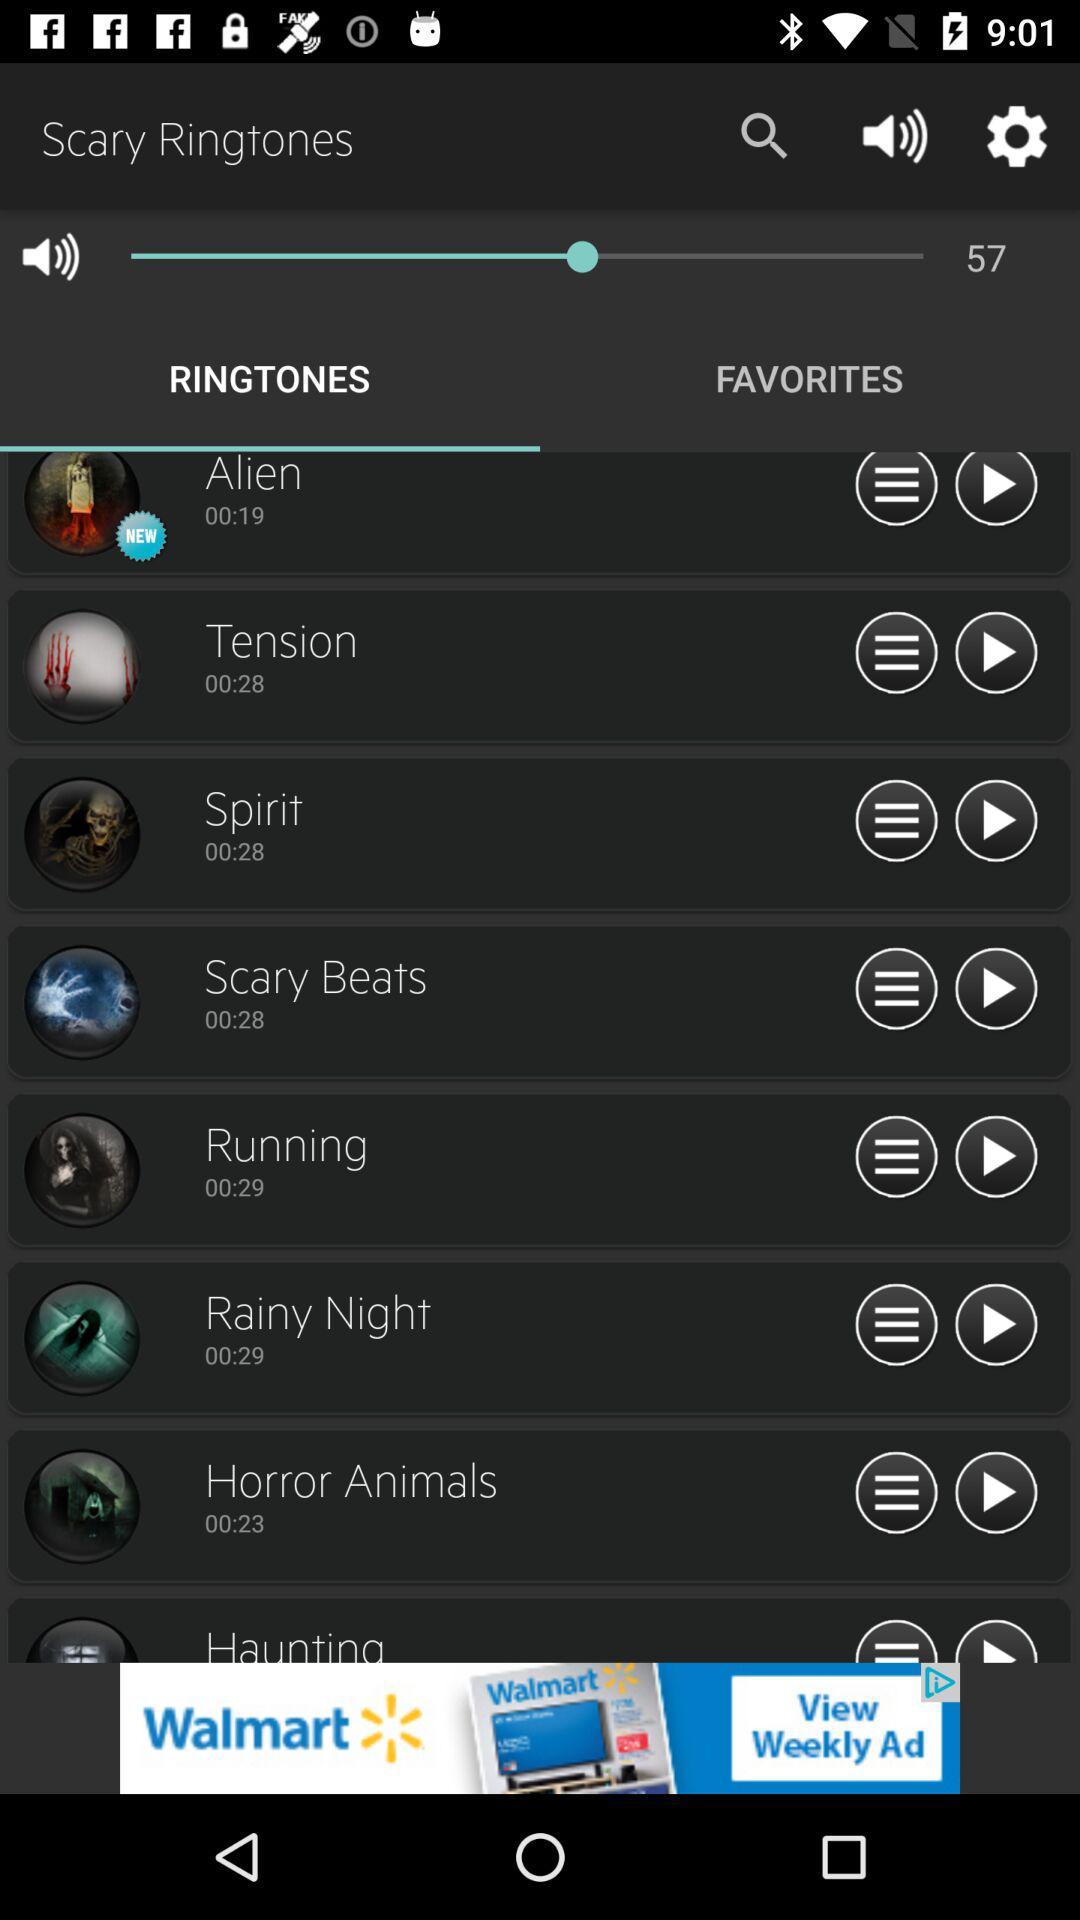 The image size is (1080, 1920). Describe the element at coordinates (540, 1727) in the screenshot. I see `access advertisement` at that location.